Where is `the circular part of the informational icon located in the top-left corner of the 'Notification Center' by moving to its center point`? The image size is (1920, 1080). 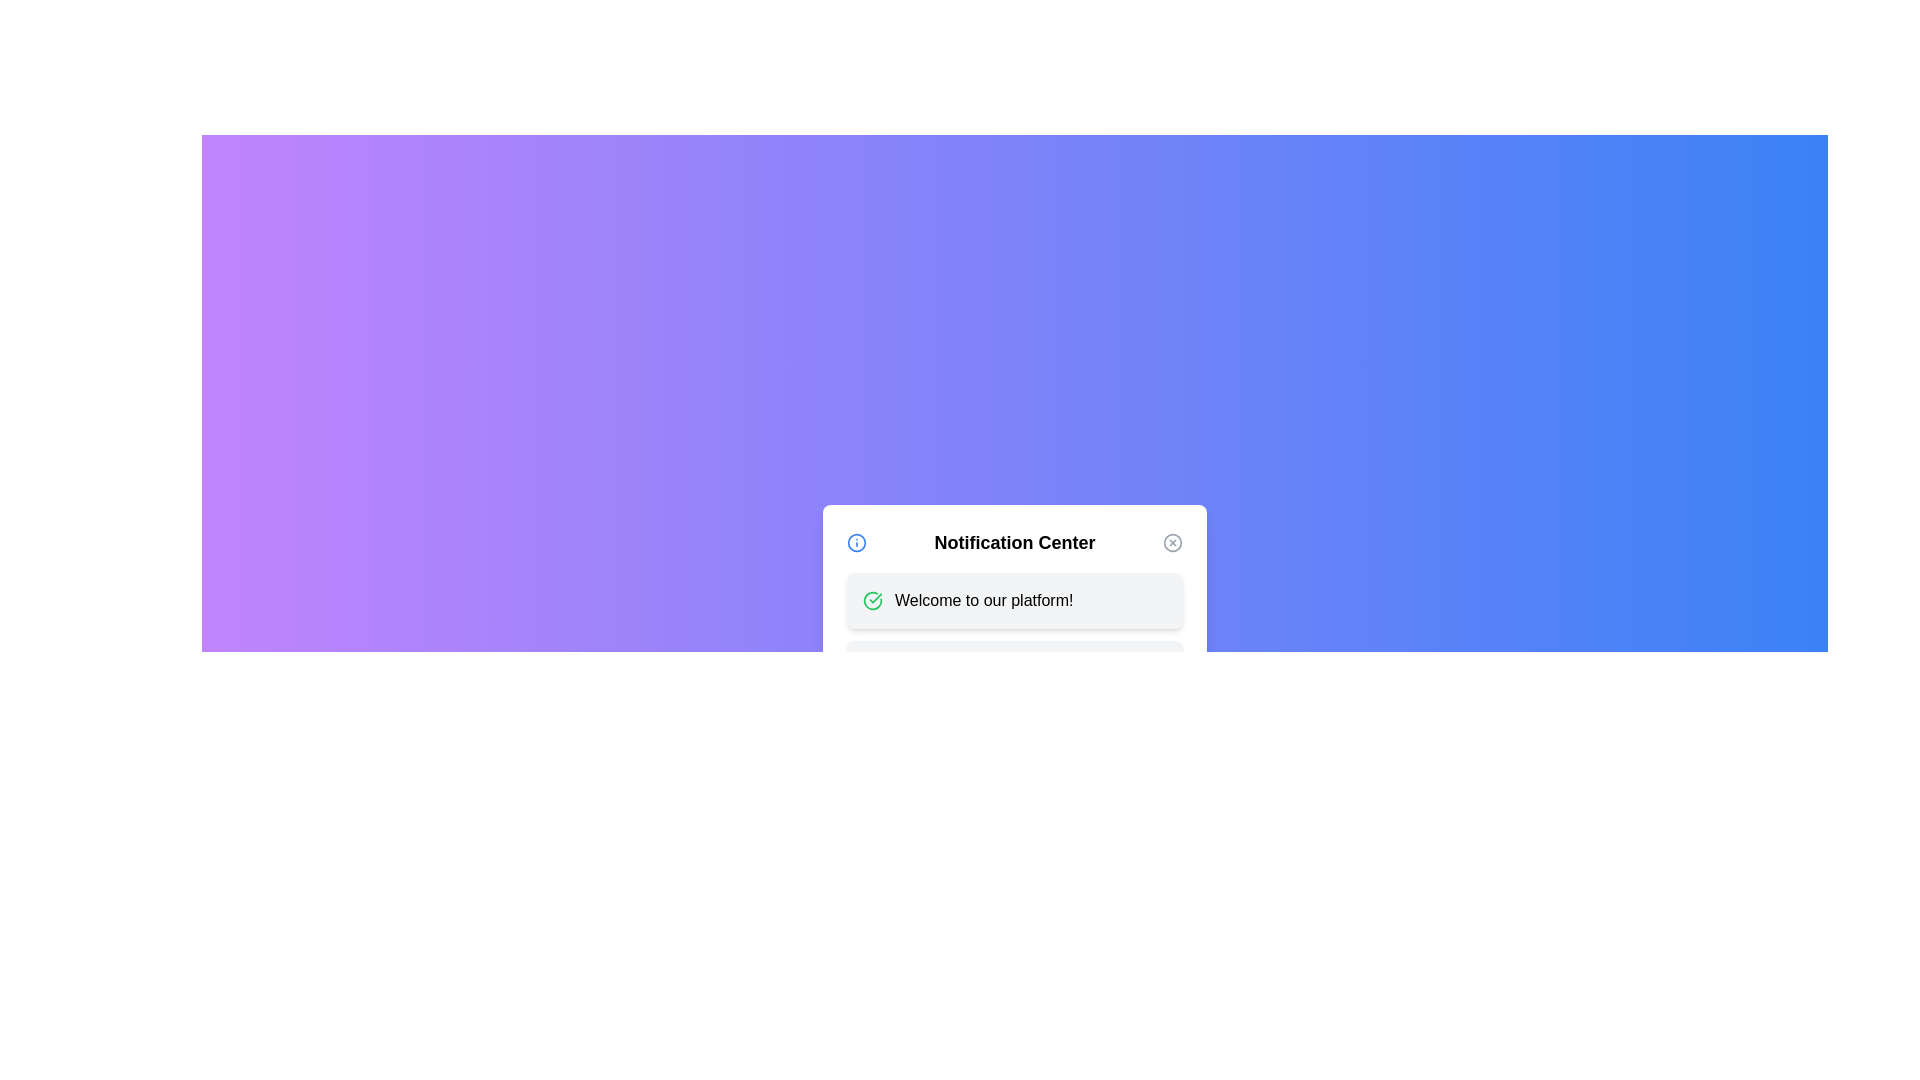 the circular part of the informational icon located in the top-left corner of the 'Notification Center' by moving to its center point is located at coordinates (857, 543).